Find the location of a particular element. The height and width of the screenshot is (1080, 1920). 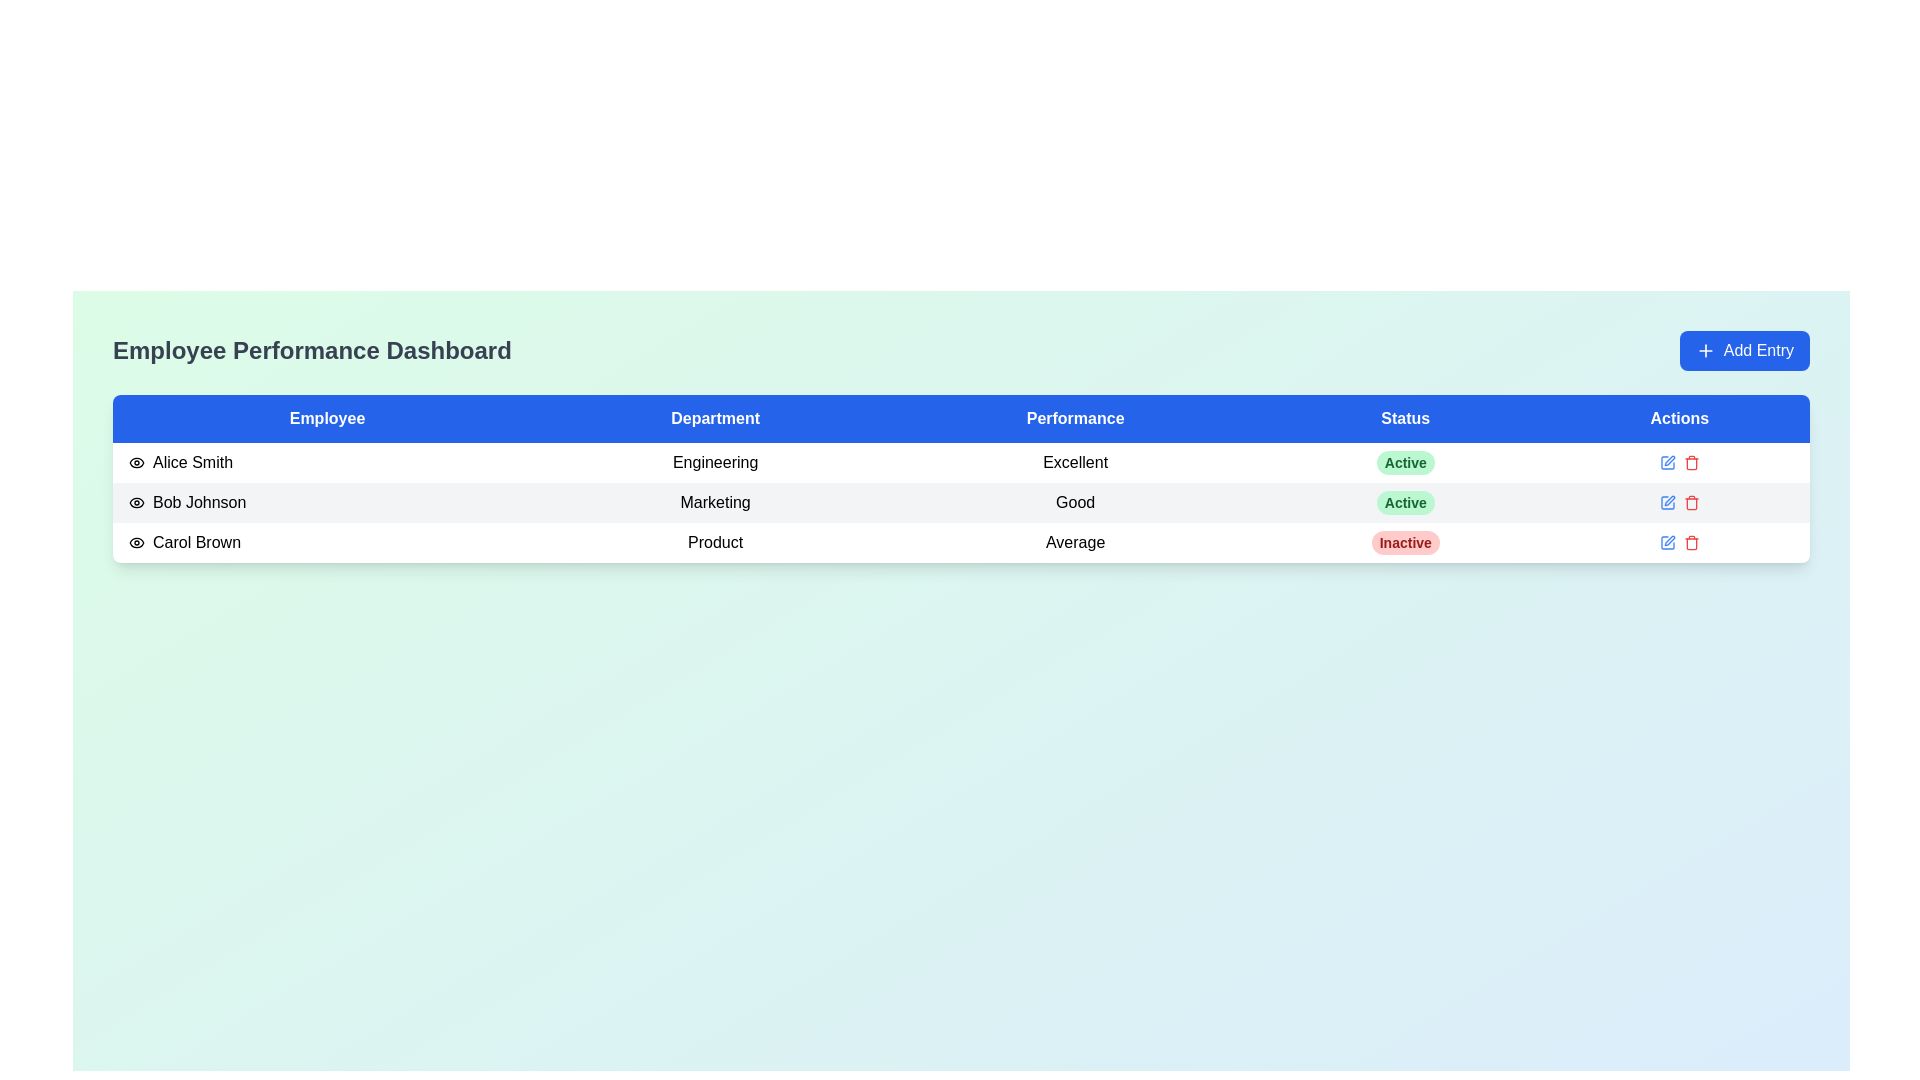

the edit button in the 'Actions' column for the 'Bob Johnson' row to observe a color change is located at coordinates (1667, 501).